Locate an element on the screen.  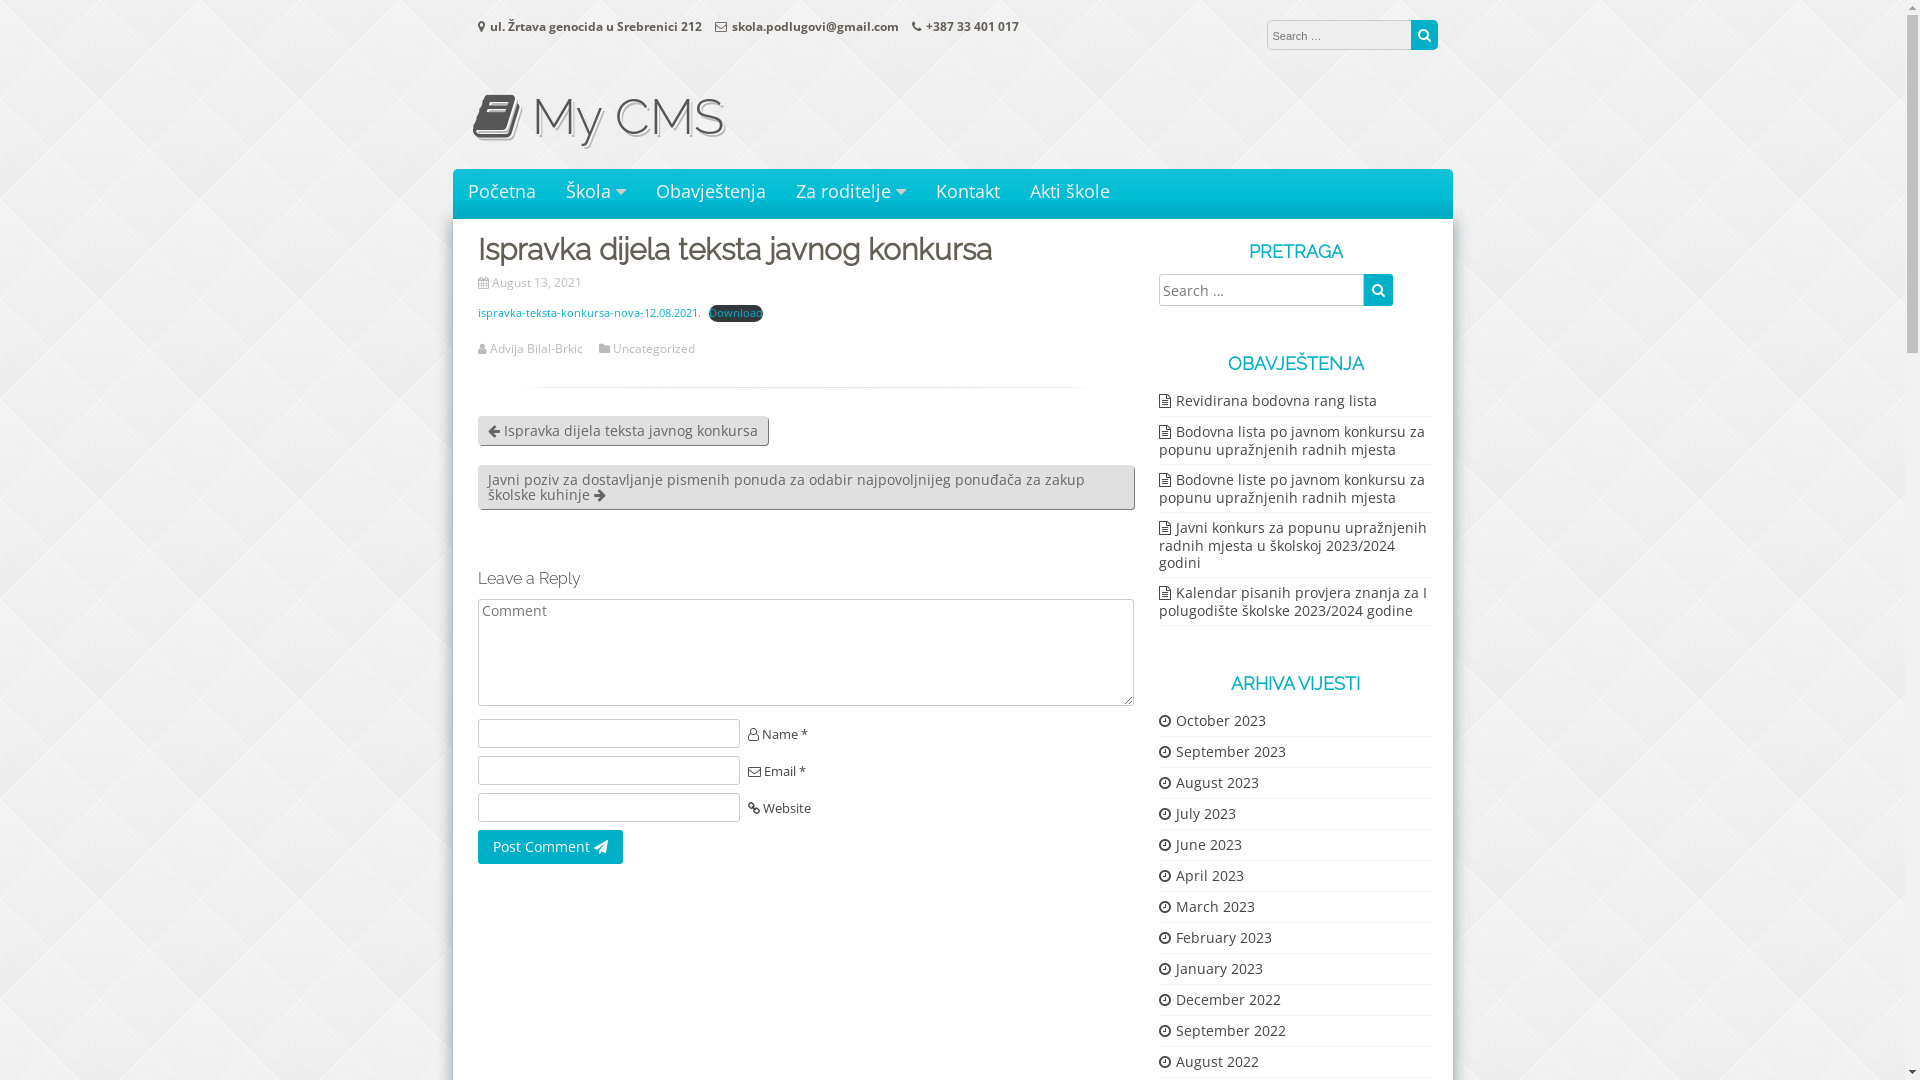
'August 2023' is located at coordinates (1157, 781).